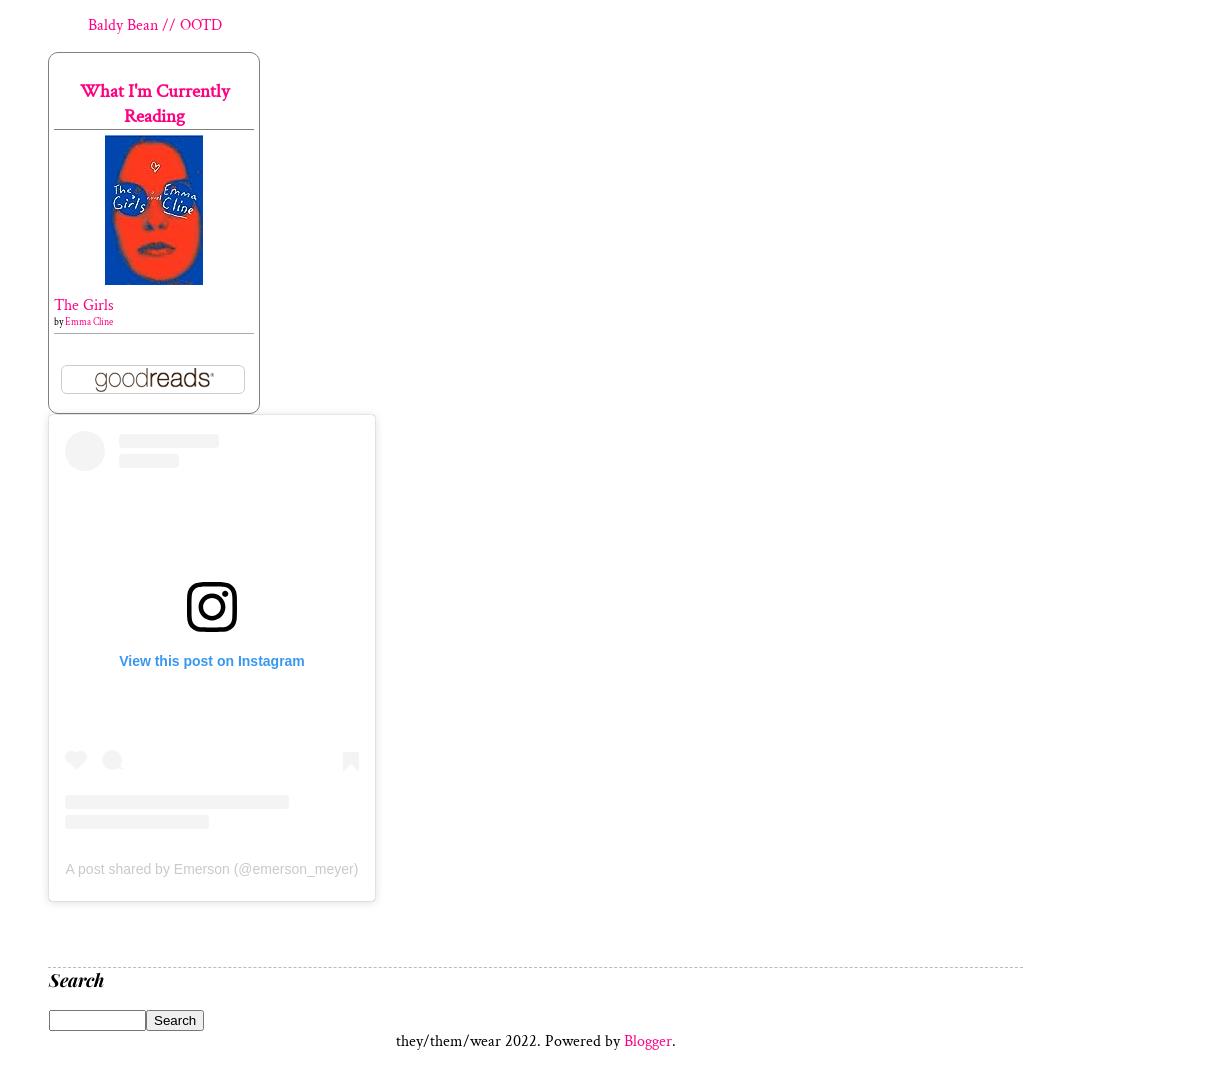  I want to click on 'by', so click(52, 321).